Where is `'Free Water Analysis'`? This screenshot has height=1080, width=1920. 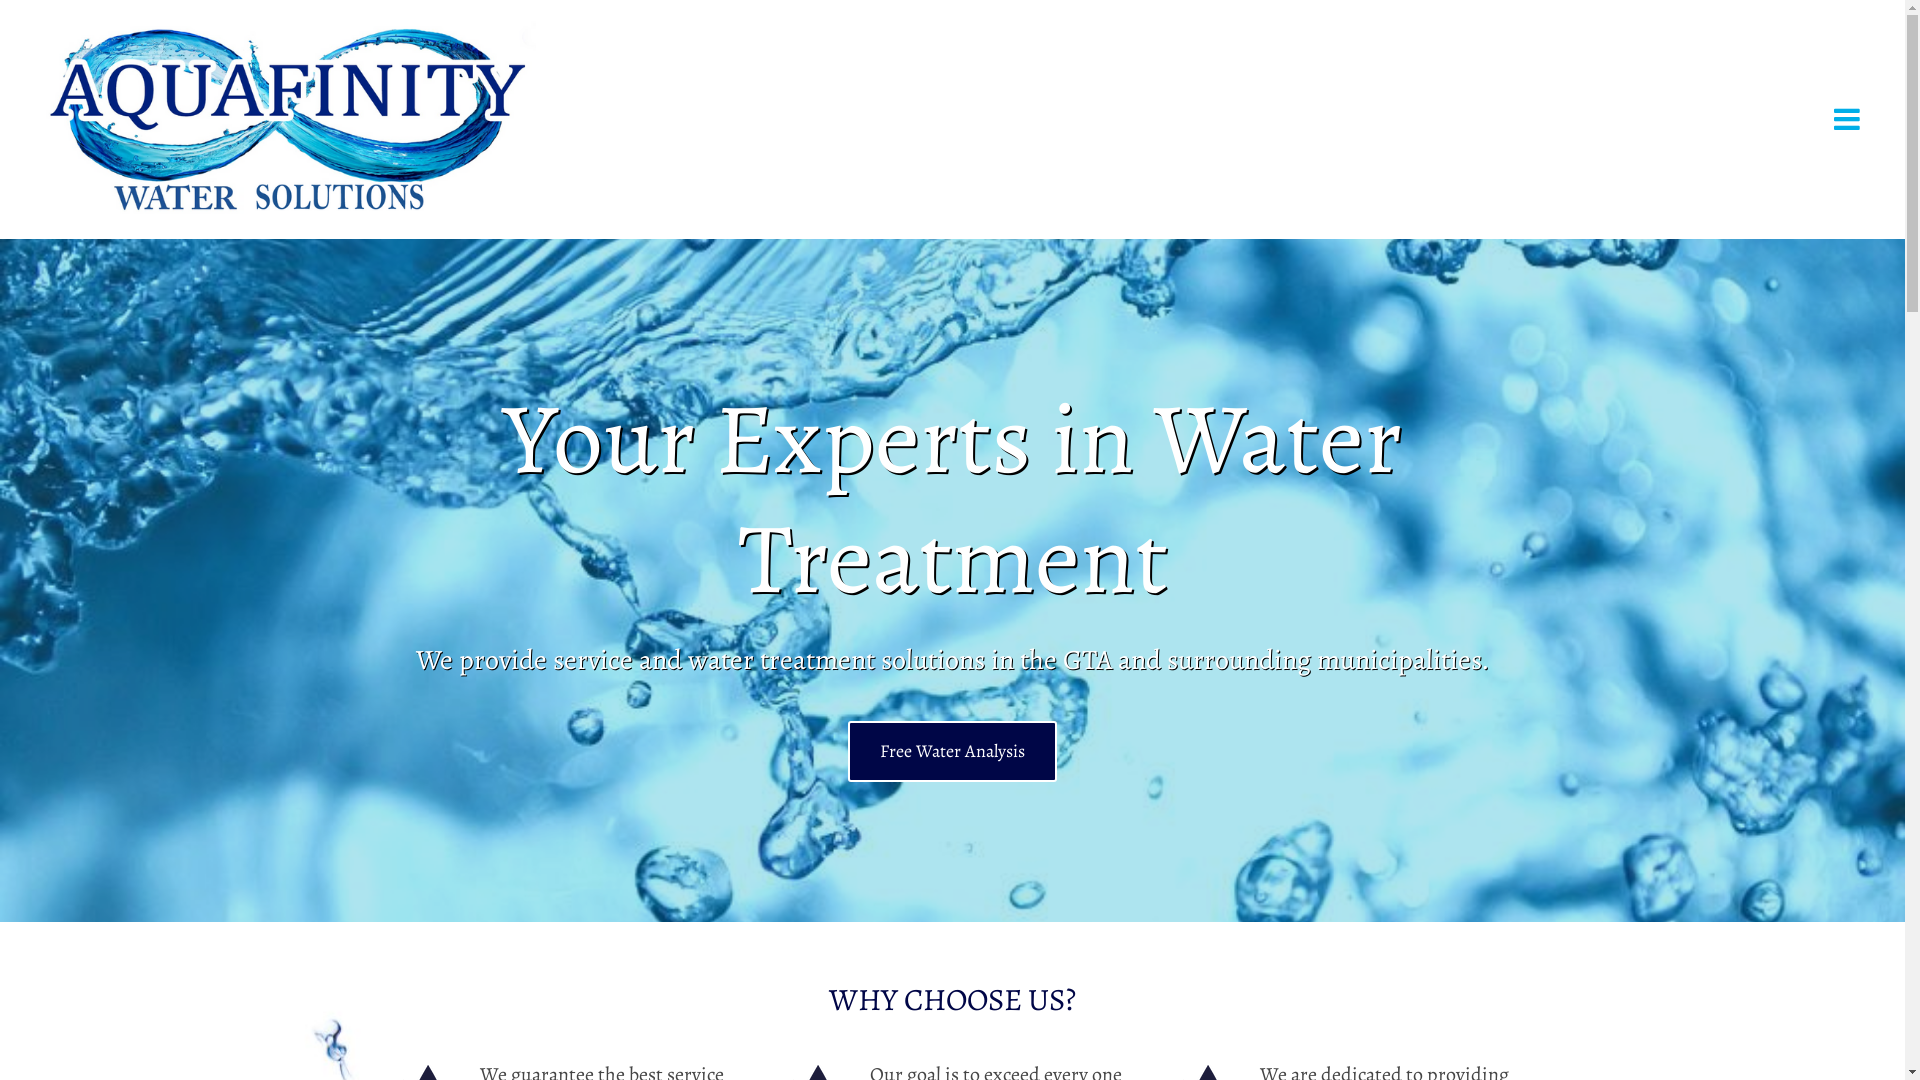 'Free Water Analysis' is located at coordinates (951, 751).